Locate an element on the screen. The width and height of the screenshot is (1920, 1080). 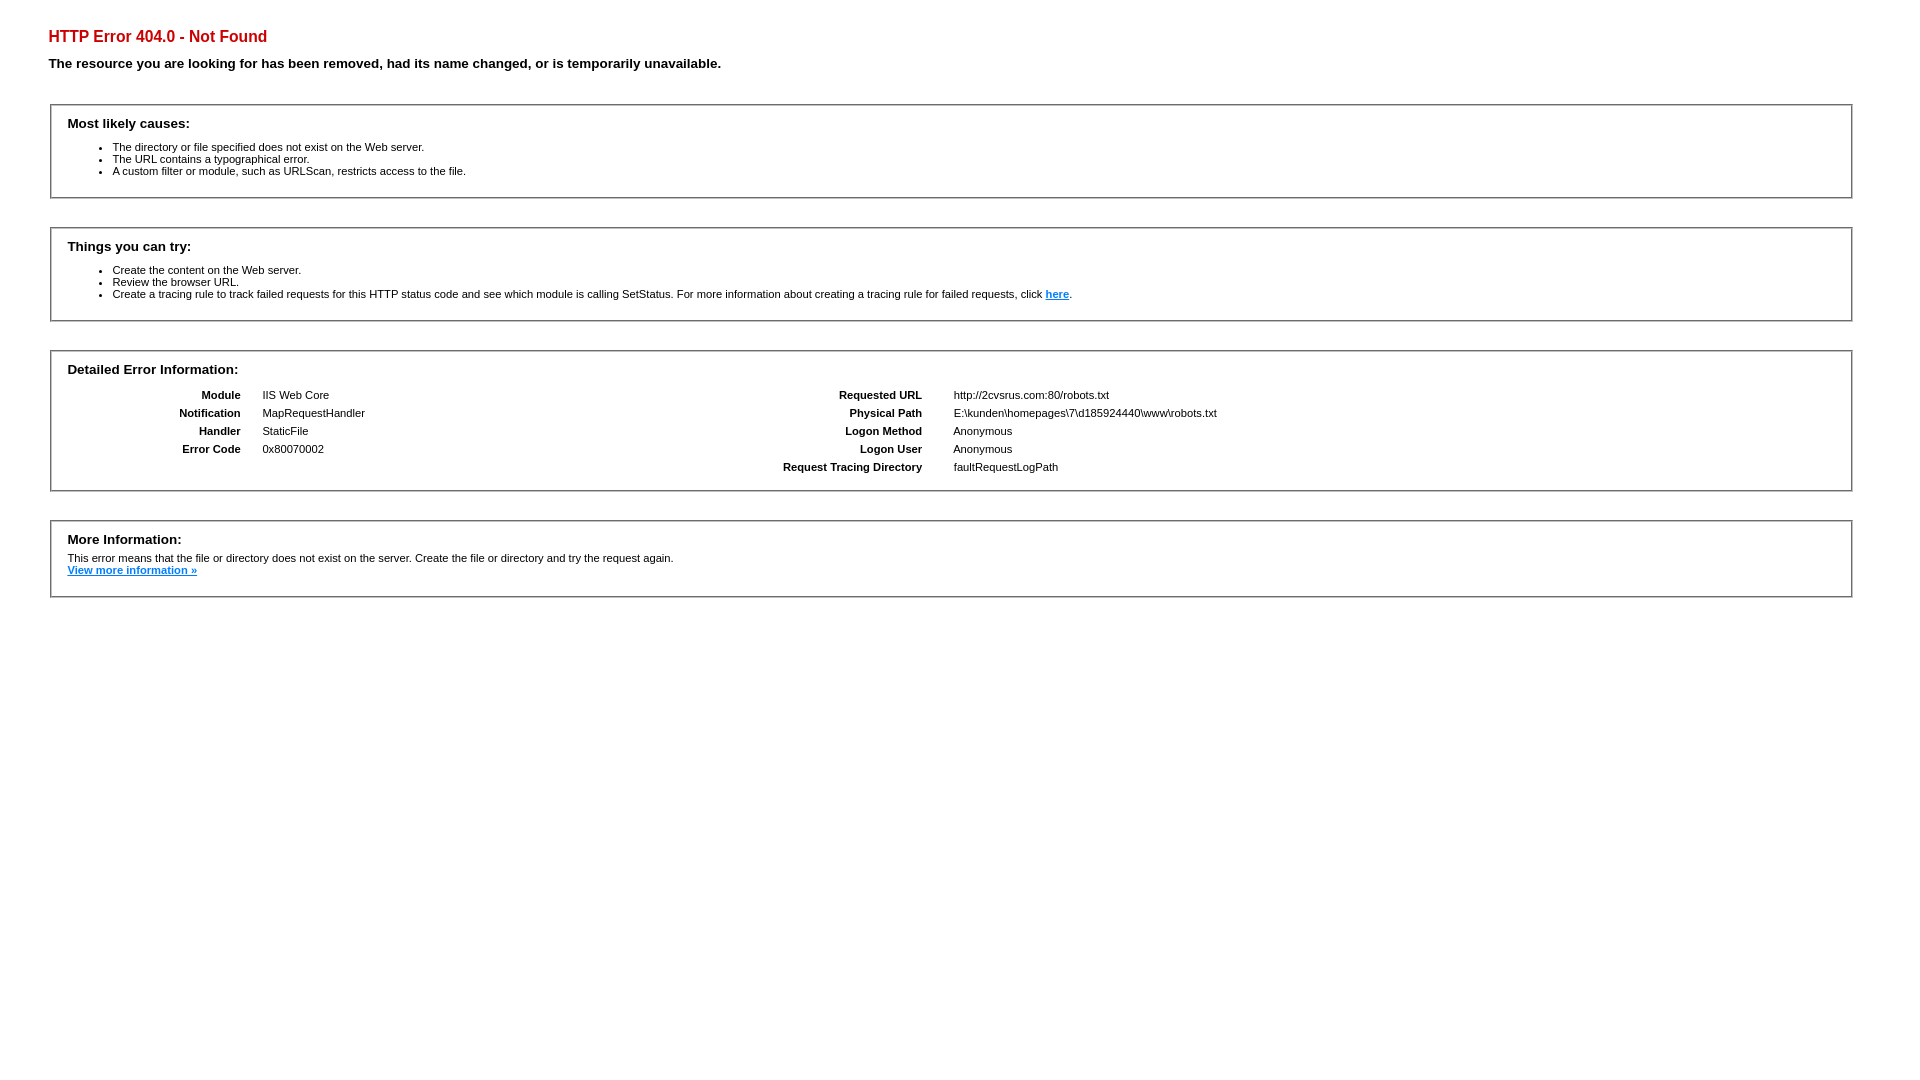
'here' is located at coordinates (1056, 293).